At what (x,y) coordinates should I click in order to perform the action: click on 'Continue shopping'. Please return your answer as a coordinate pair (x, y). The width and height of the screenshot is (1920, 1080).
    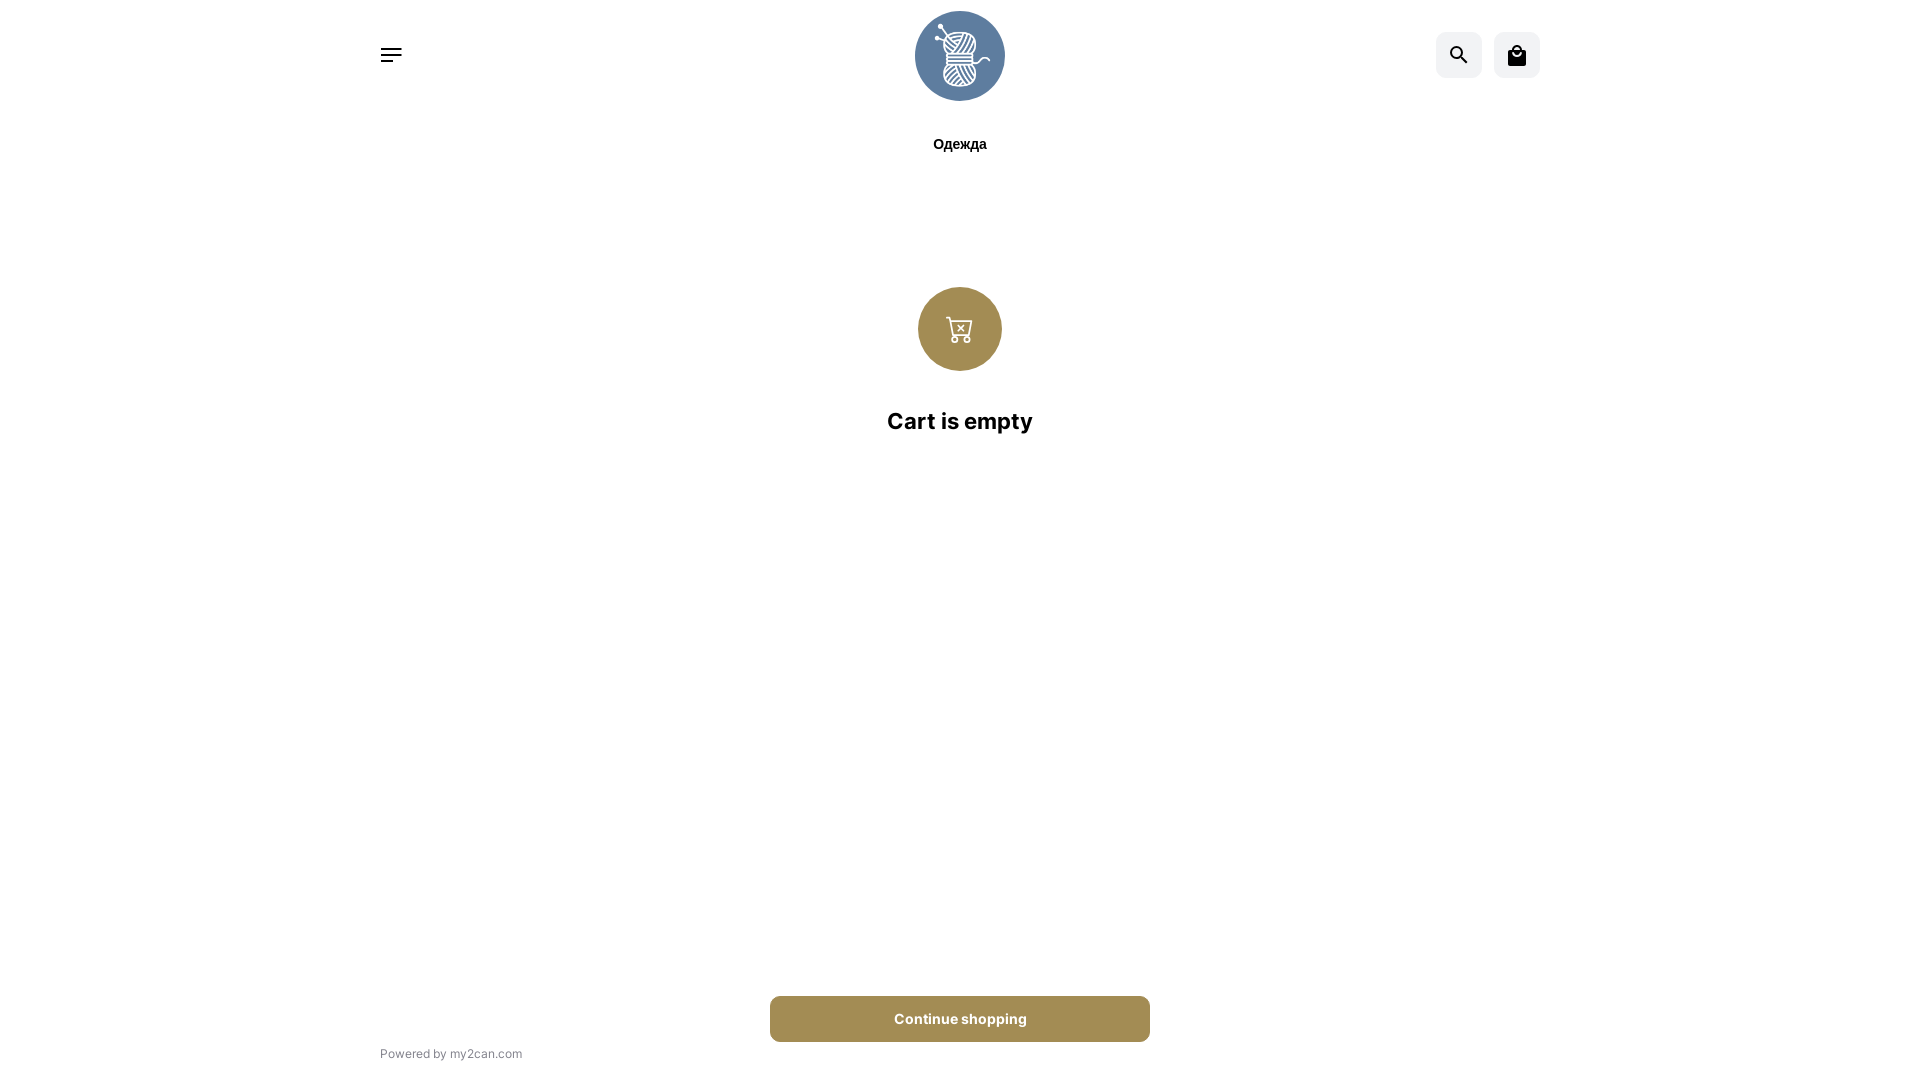
    Looking at the image, I should click on (960, 1018).